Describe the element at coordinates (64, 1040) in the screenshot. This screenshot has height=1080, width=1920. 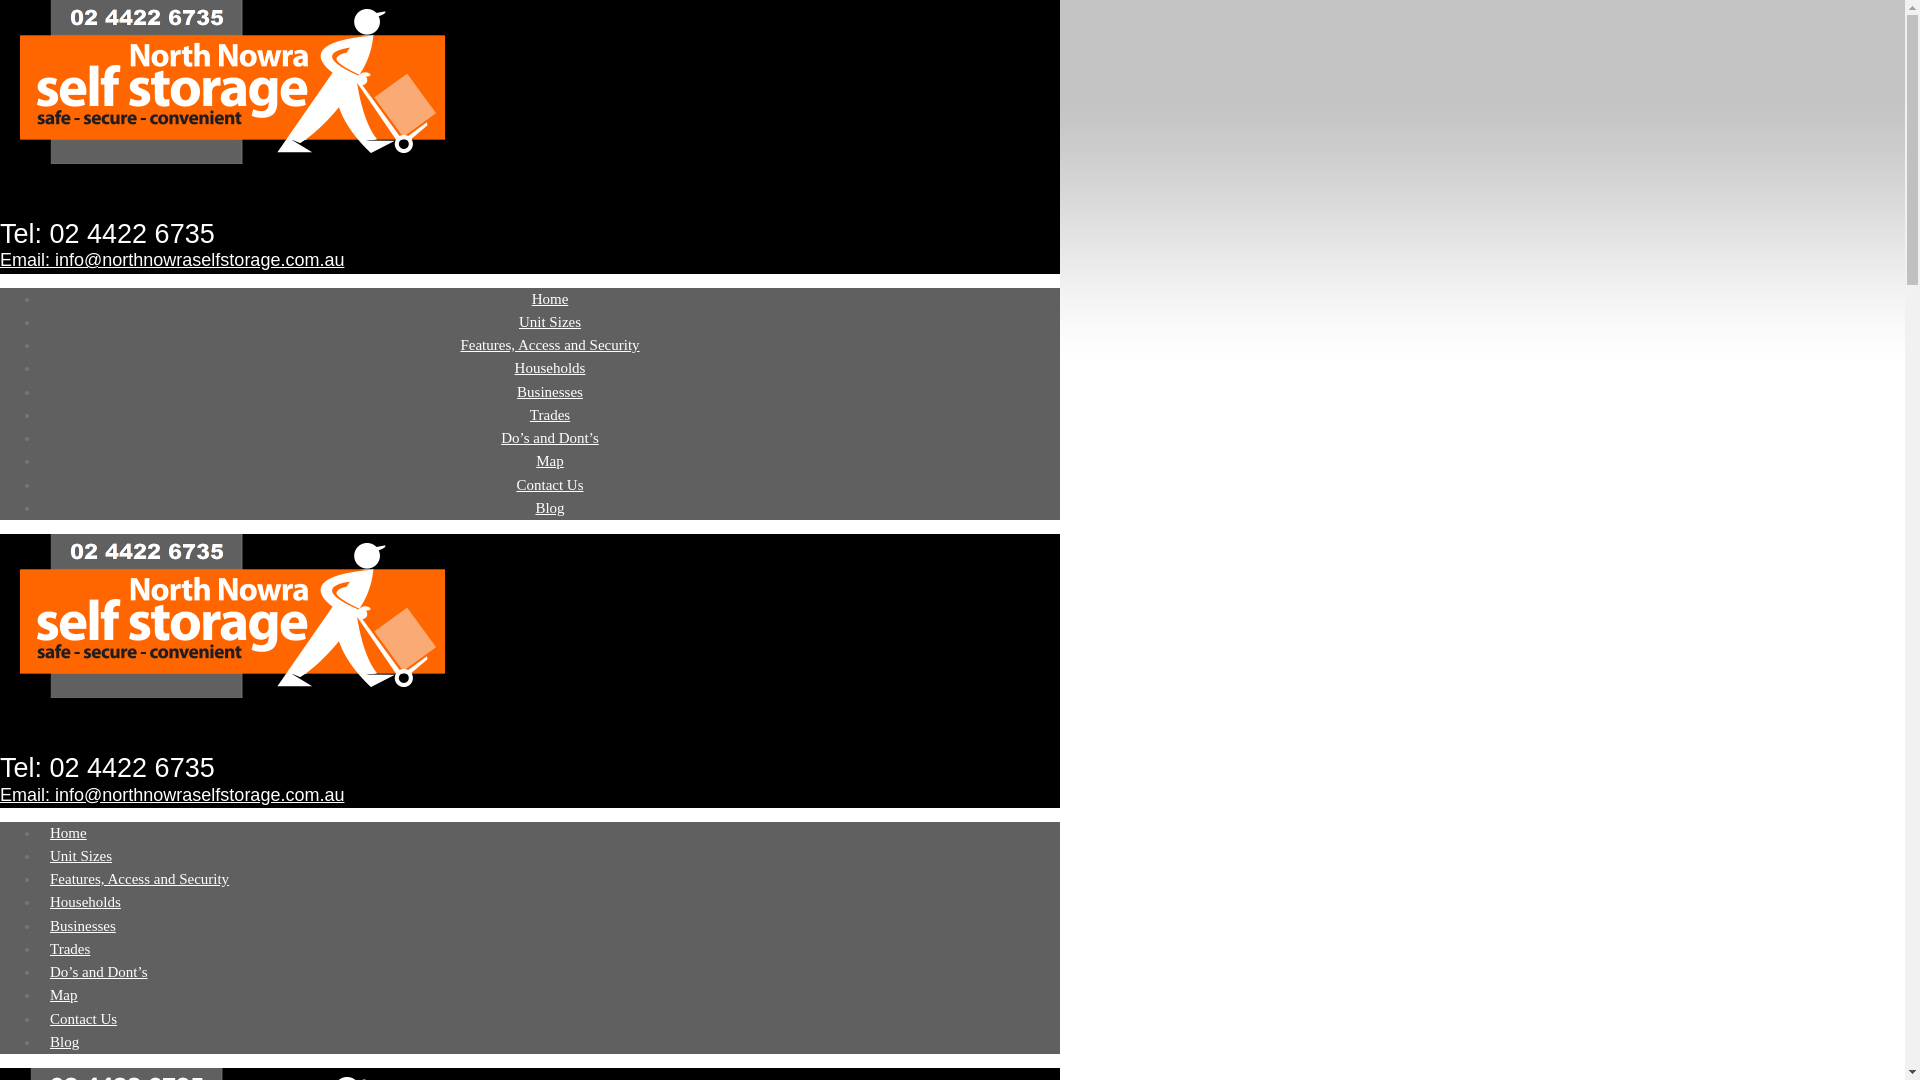
I see `'Blog'` at that location.